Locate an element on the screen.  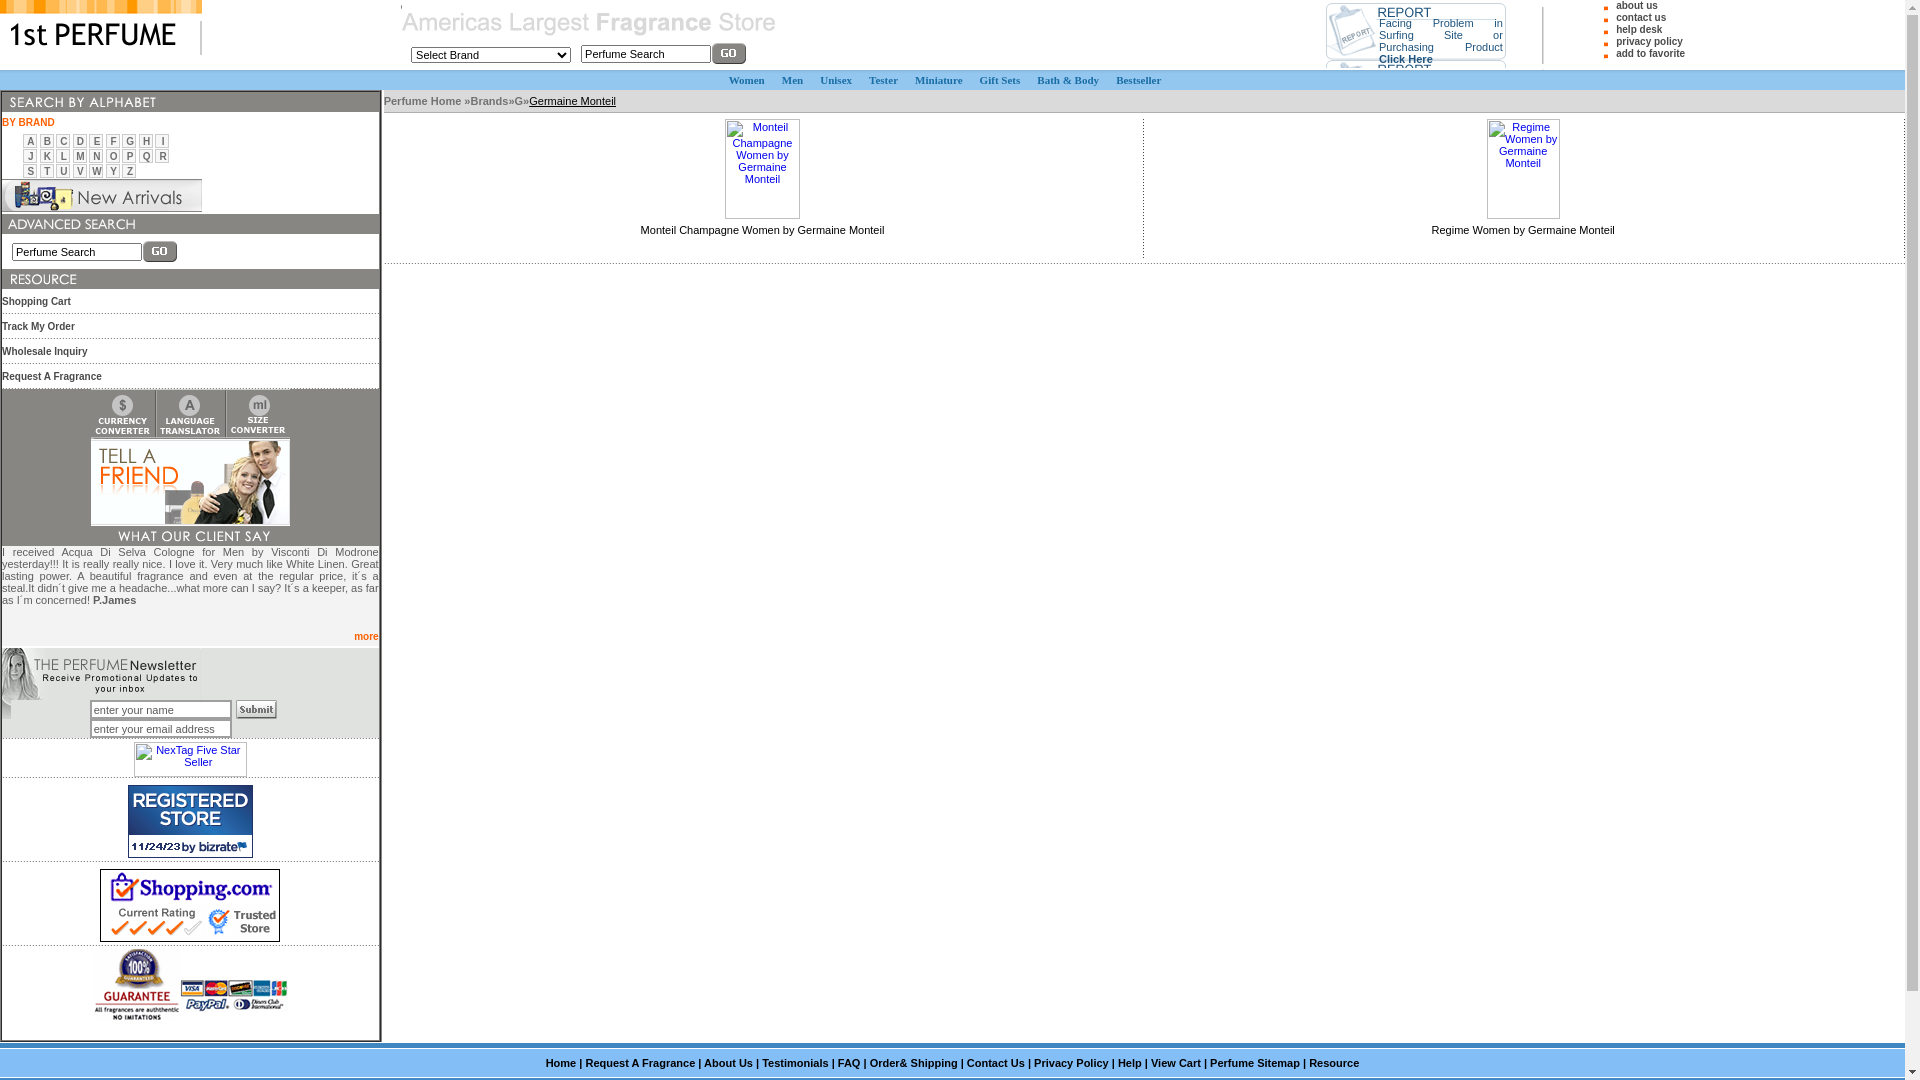
'N' is located at coordinates (95, 154).